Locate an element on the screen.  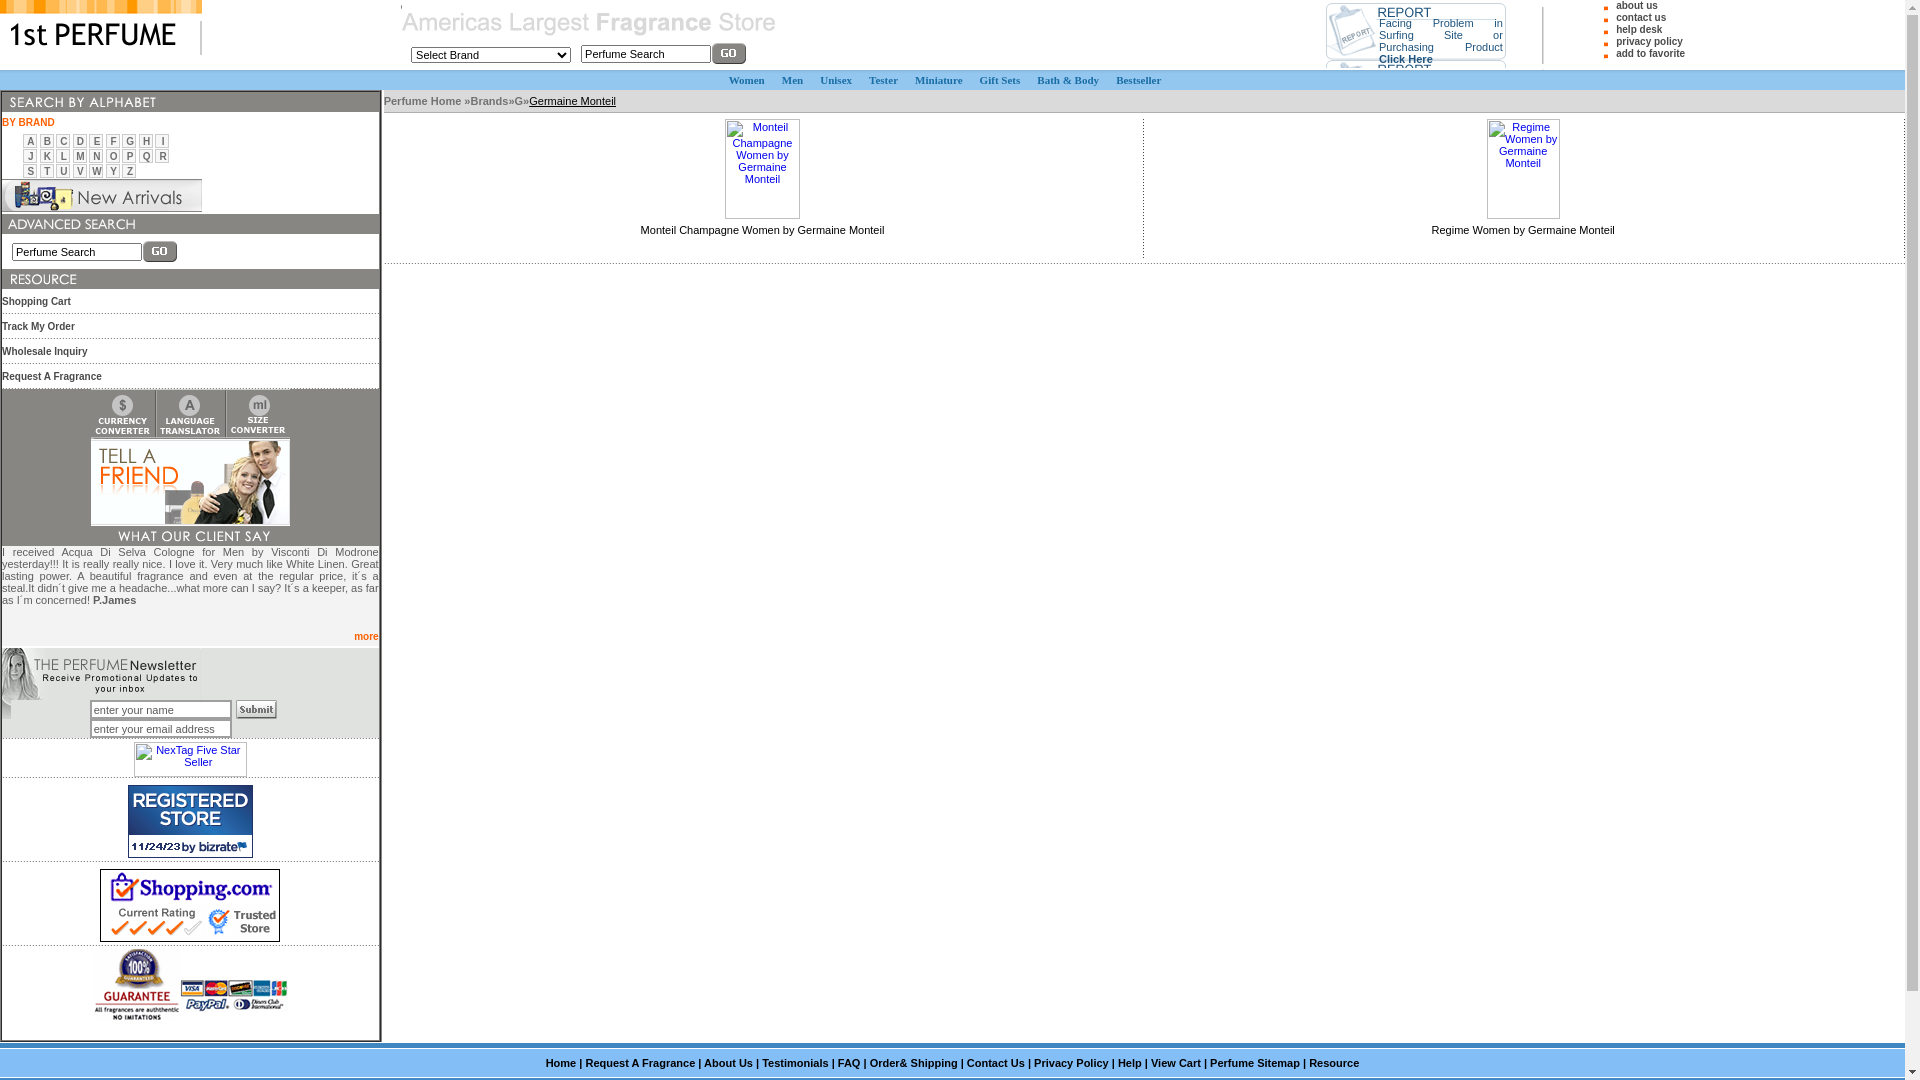
'N' is located at coordinates (95, 154).